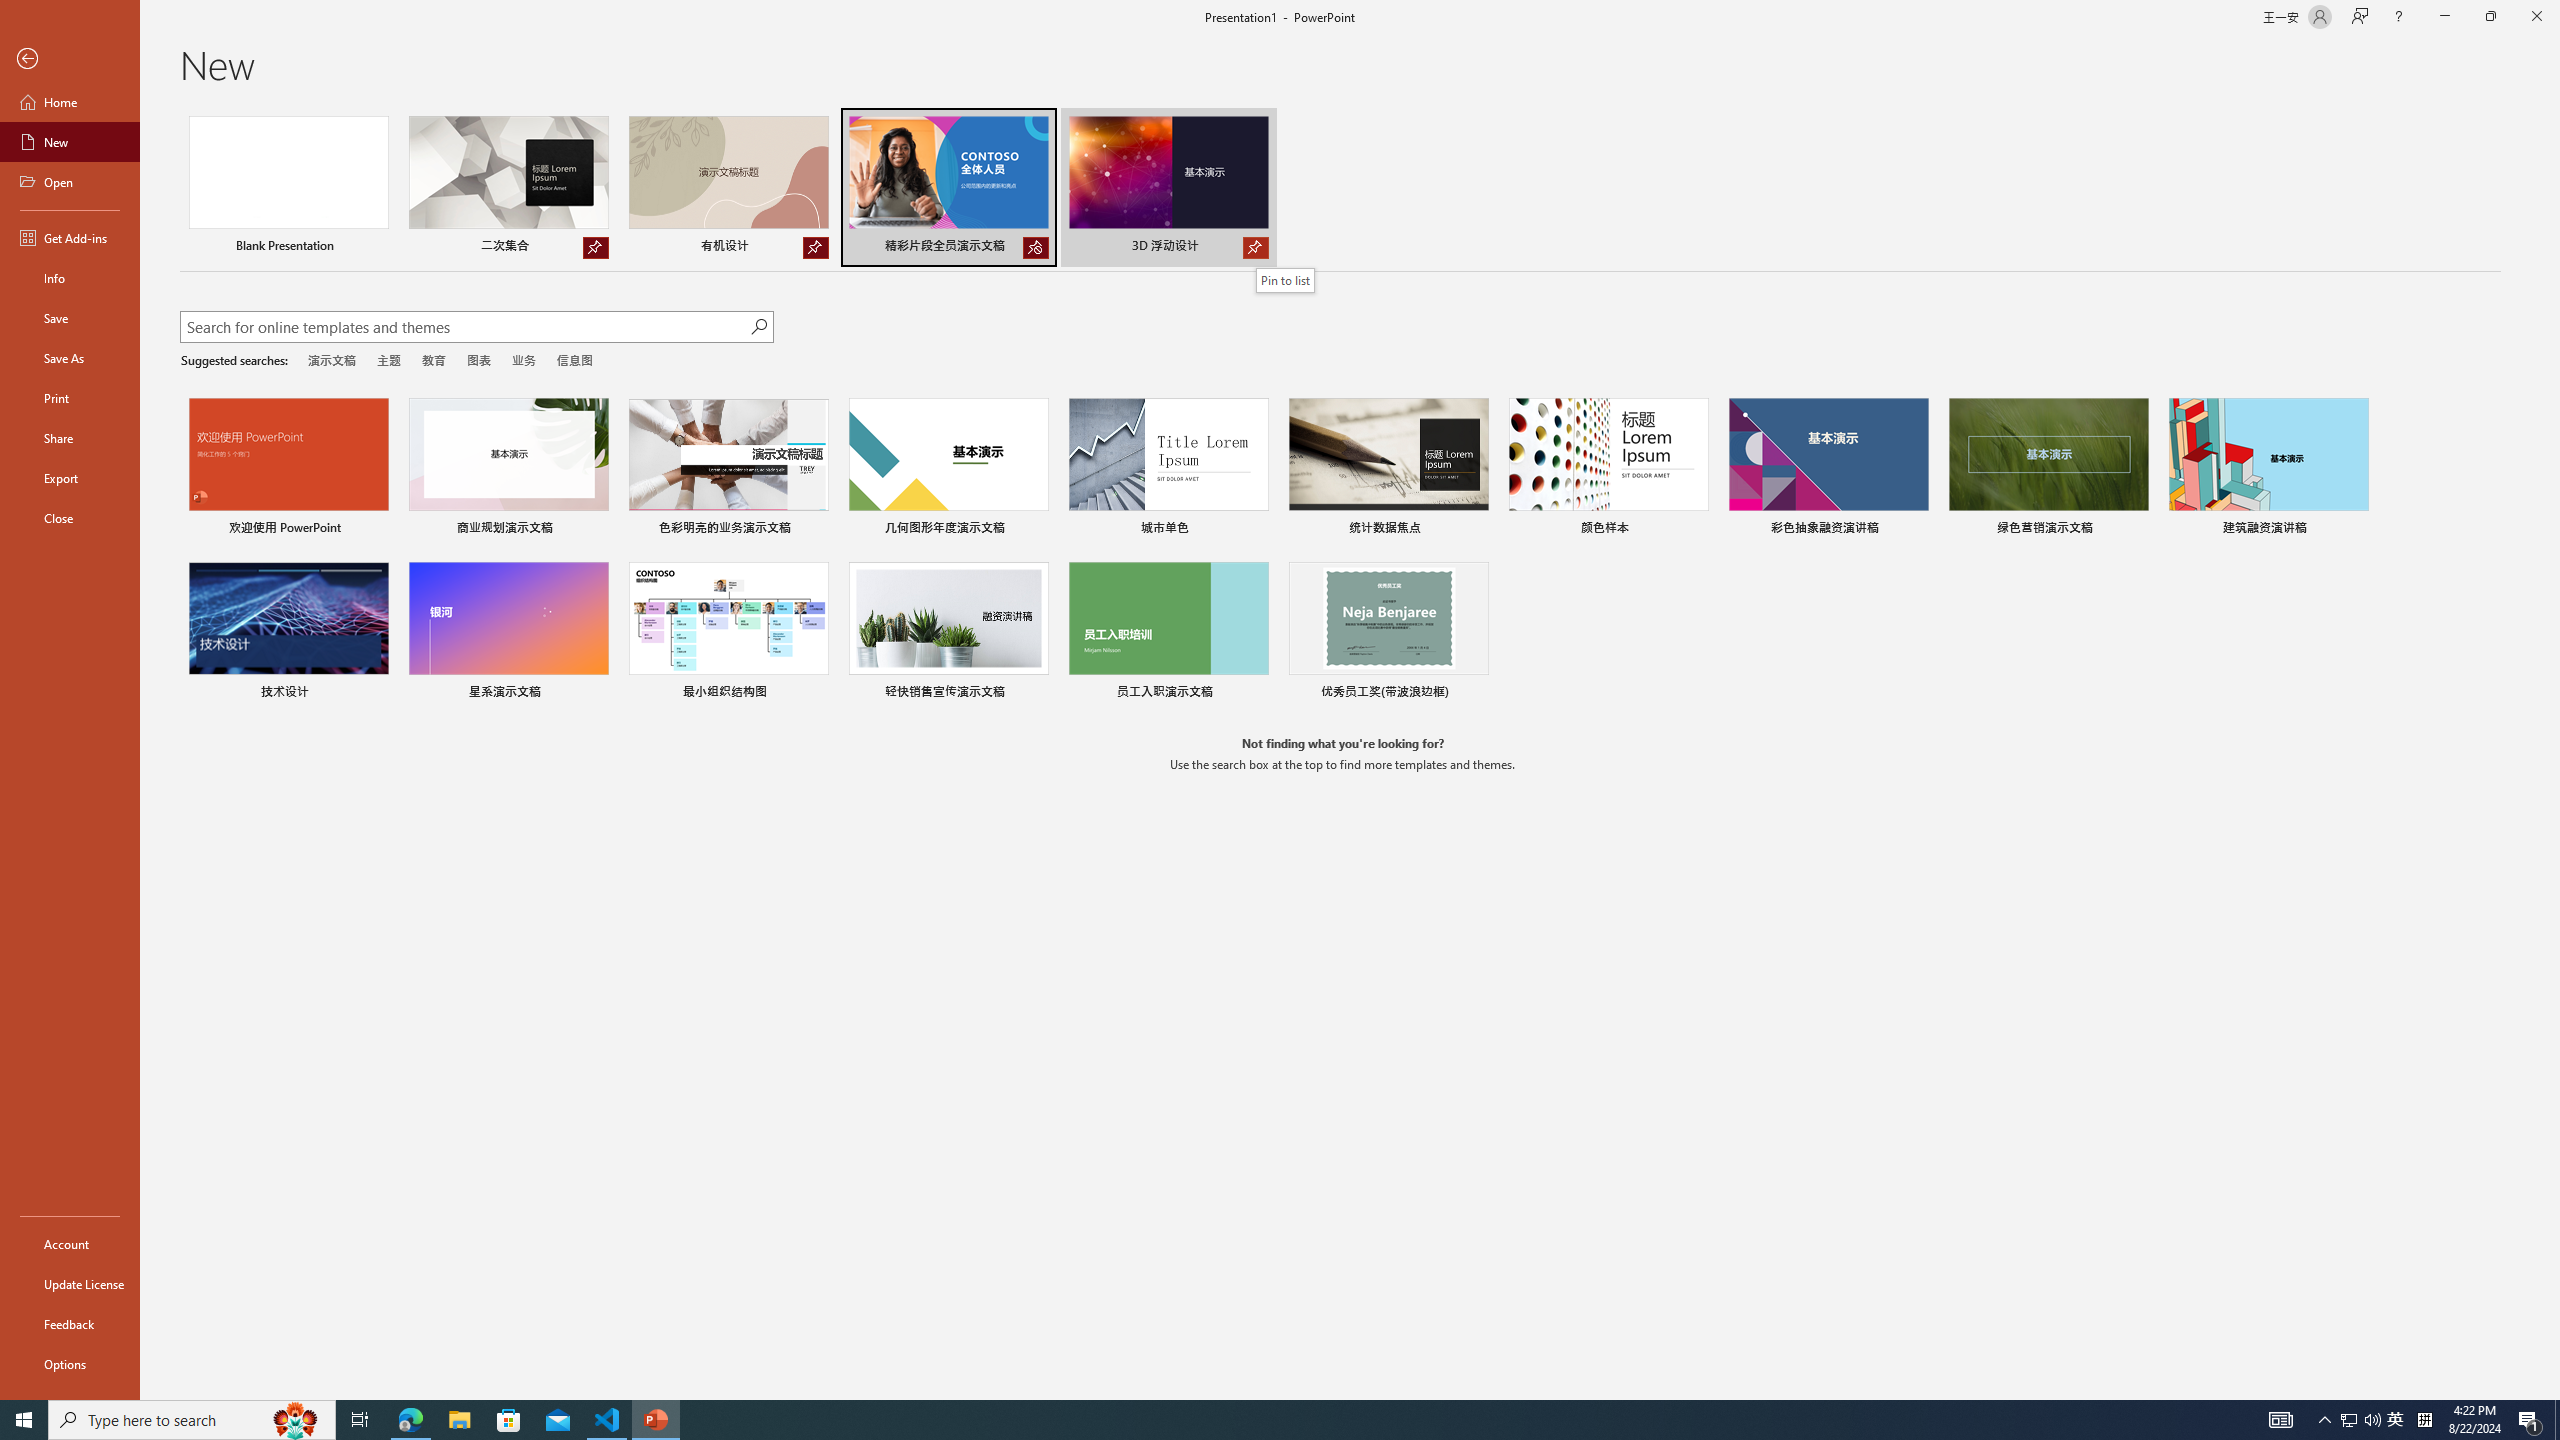 The image size is (2560, 1440). What do you see at coordinates (69, 1283) in the screenshot?
I see `'Update License'` at bounding box center [69, 1283].